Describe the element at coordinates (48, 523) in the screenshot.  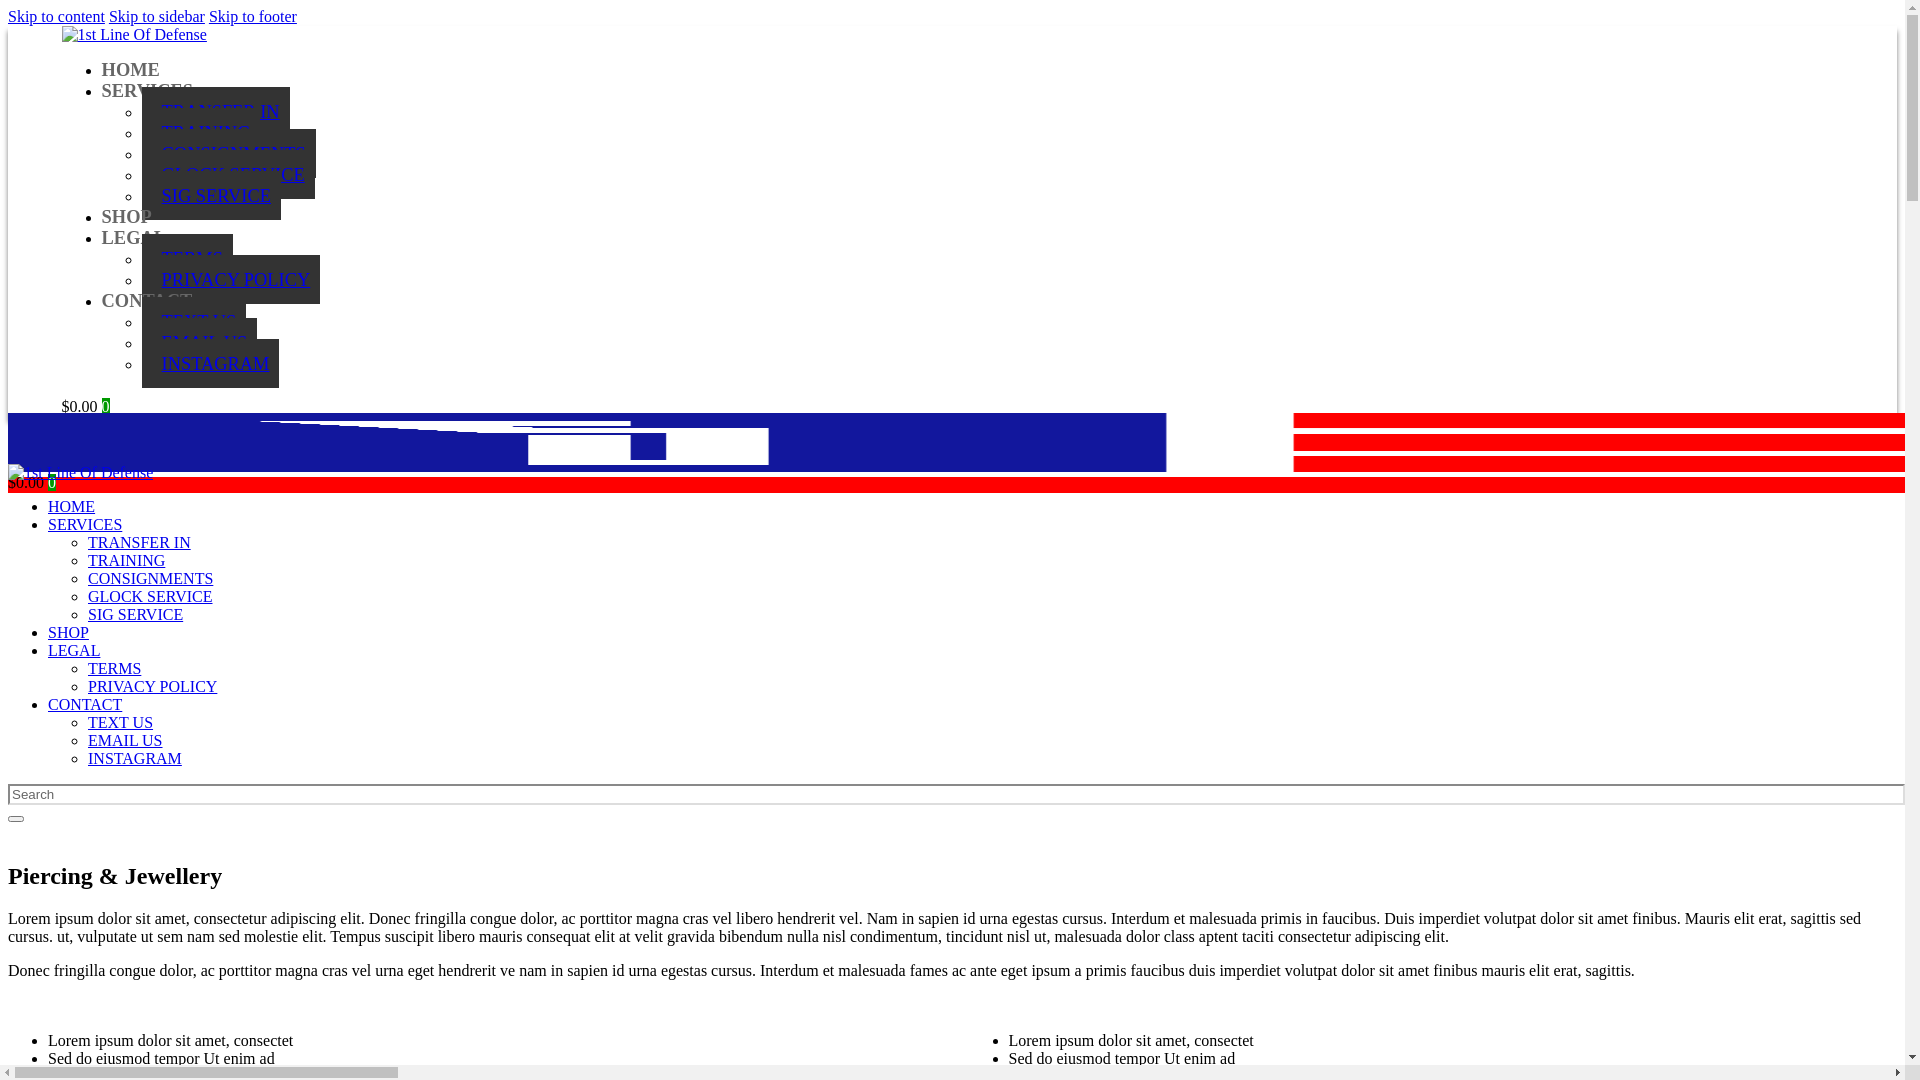
I see `'SERVICES'` at that location.